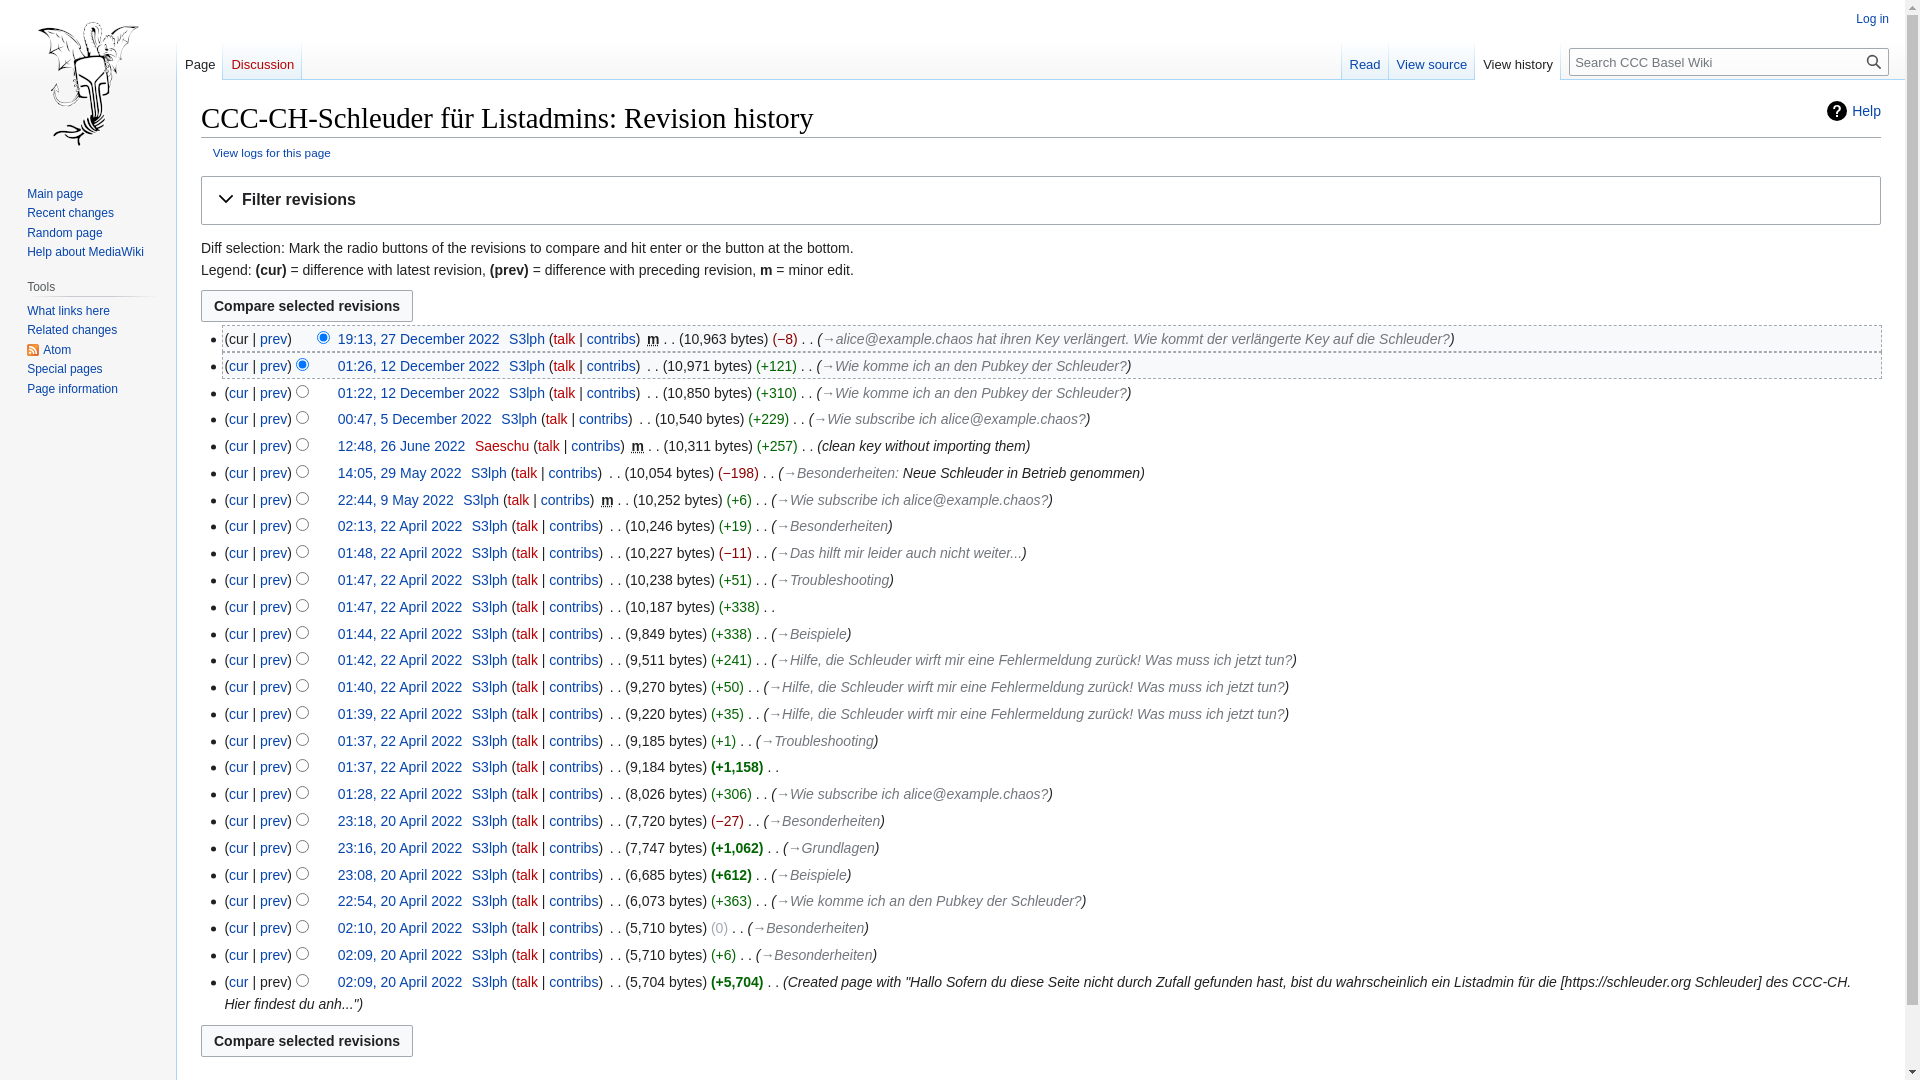 This screenshot has width=1920, height=1080. What do you see at coordinates (48, 349) in the screenshot?
I see `'Atom'` at bounding box center [48, 349].